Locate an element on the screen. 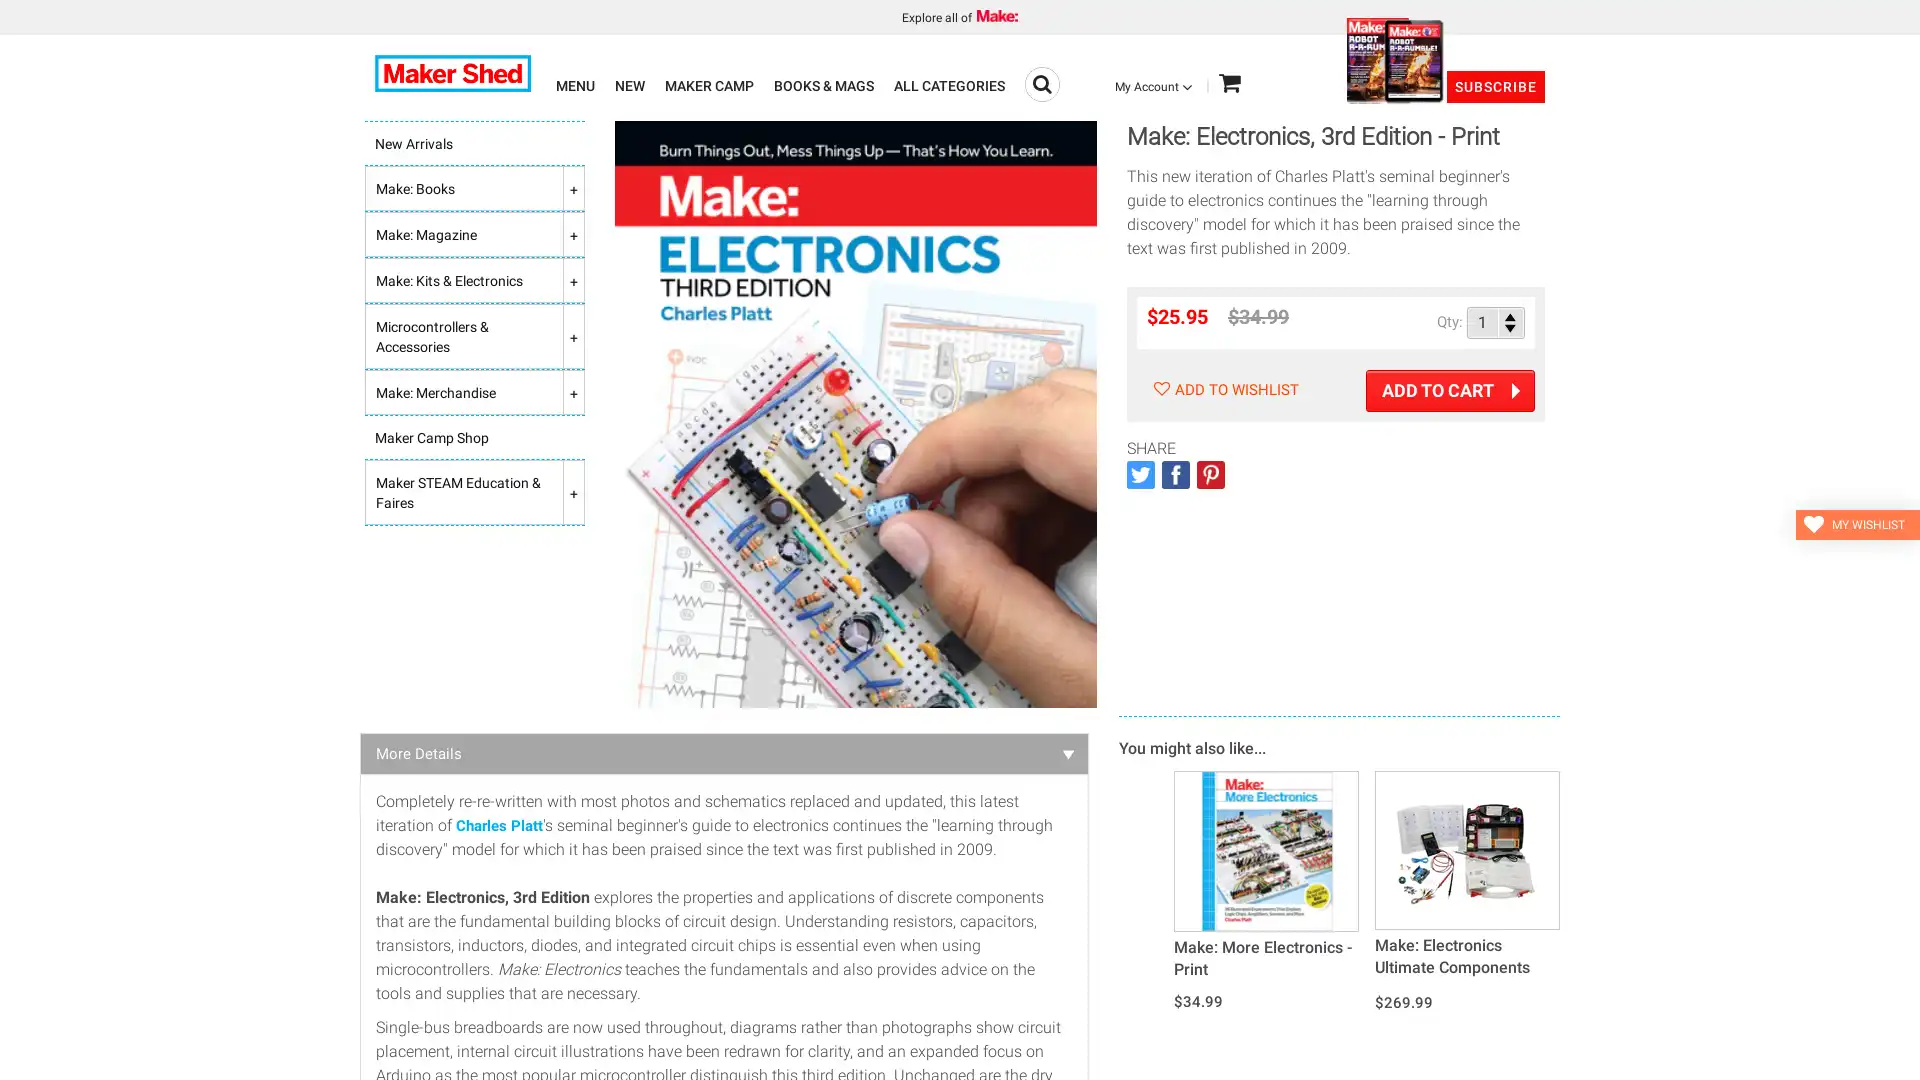  1 is located at coordinates (1496, 321).